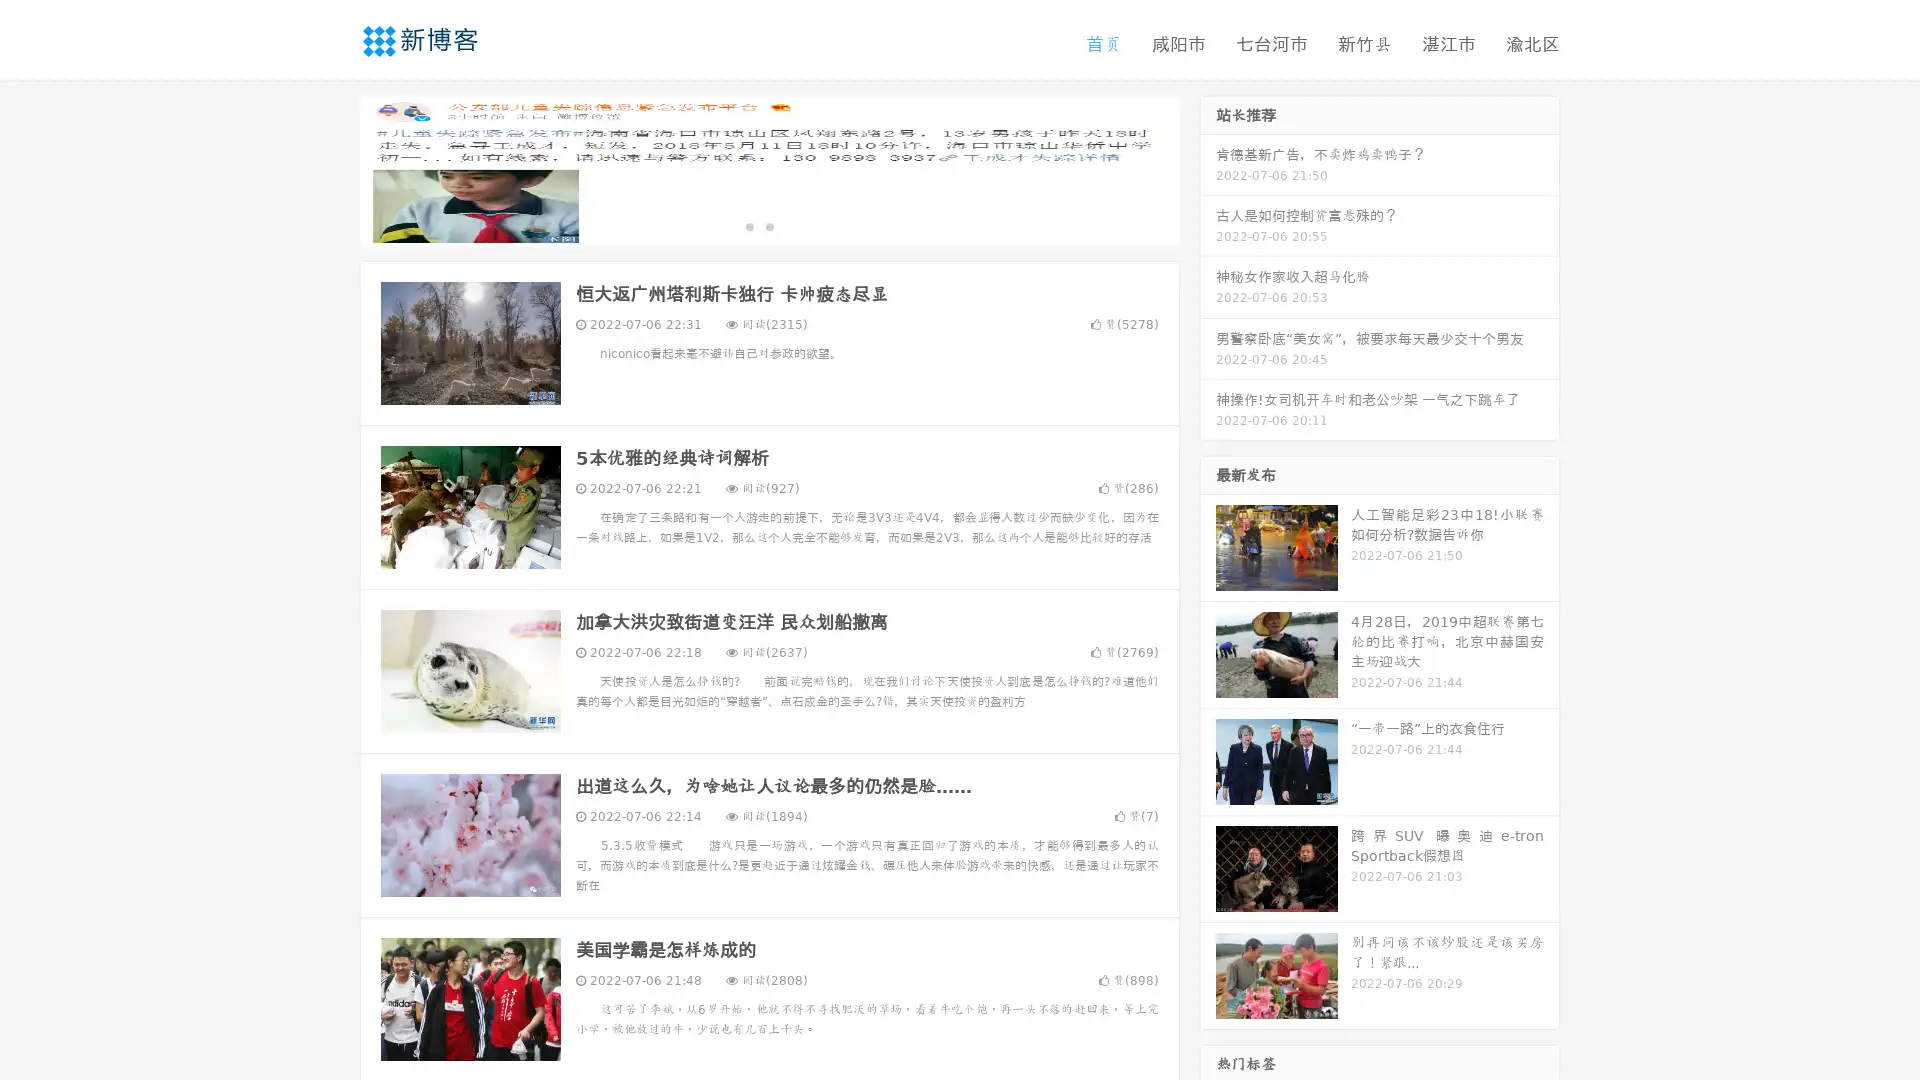 Image resolution: width=1920 pixels, height=1080 pixels. What do you see at coordinates (789, 225) in the screenshot?
I see `Go to slide 3` at bounding box center [789, 225].